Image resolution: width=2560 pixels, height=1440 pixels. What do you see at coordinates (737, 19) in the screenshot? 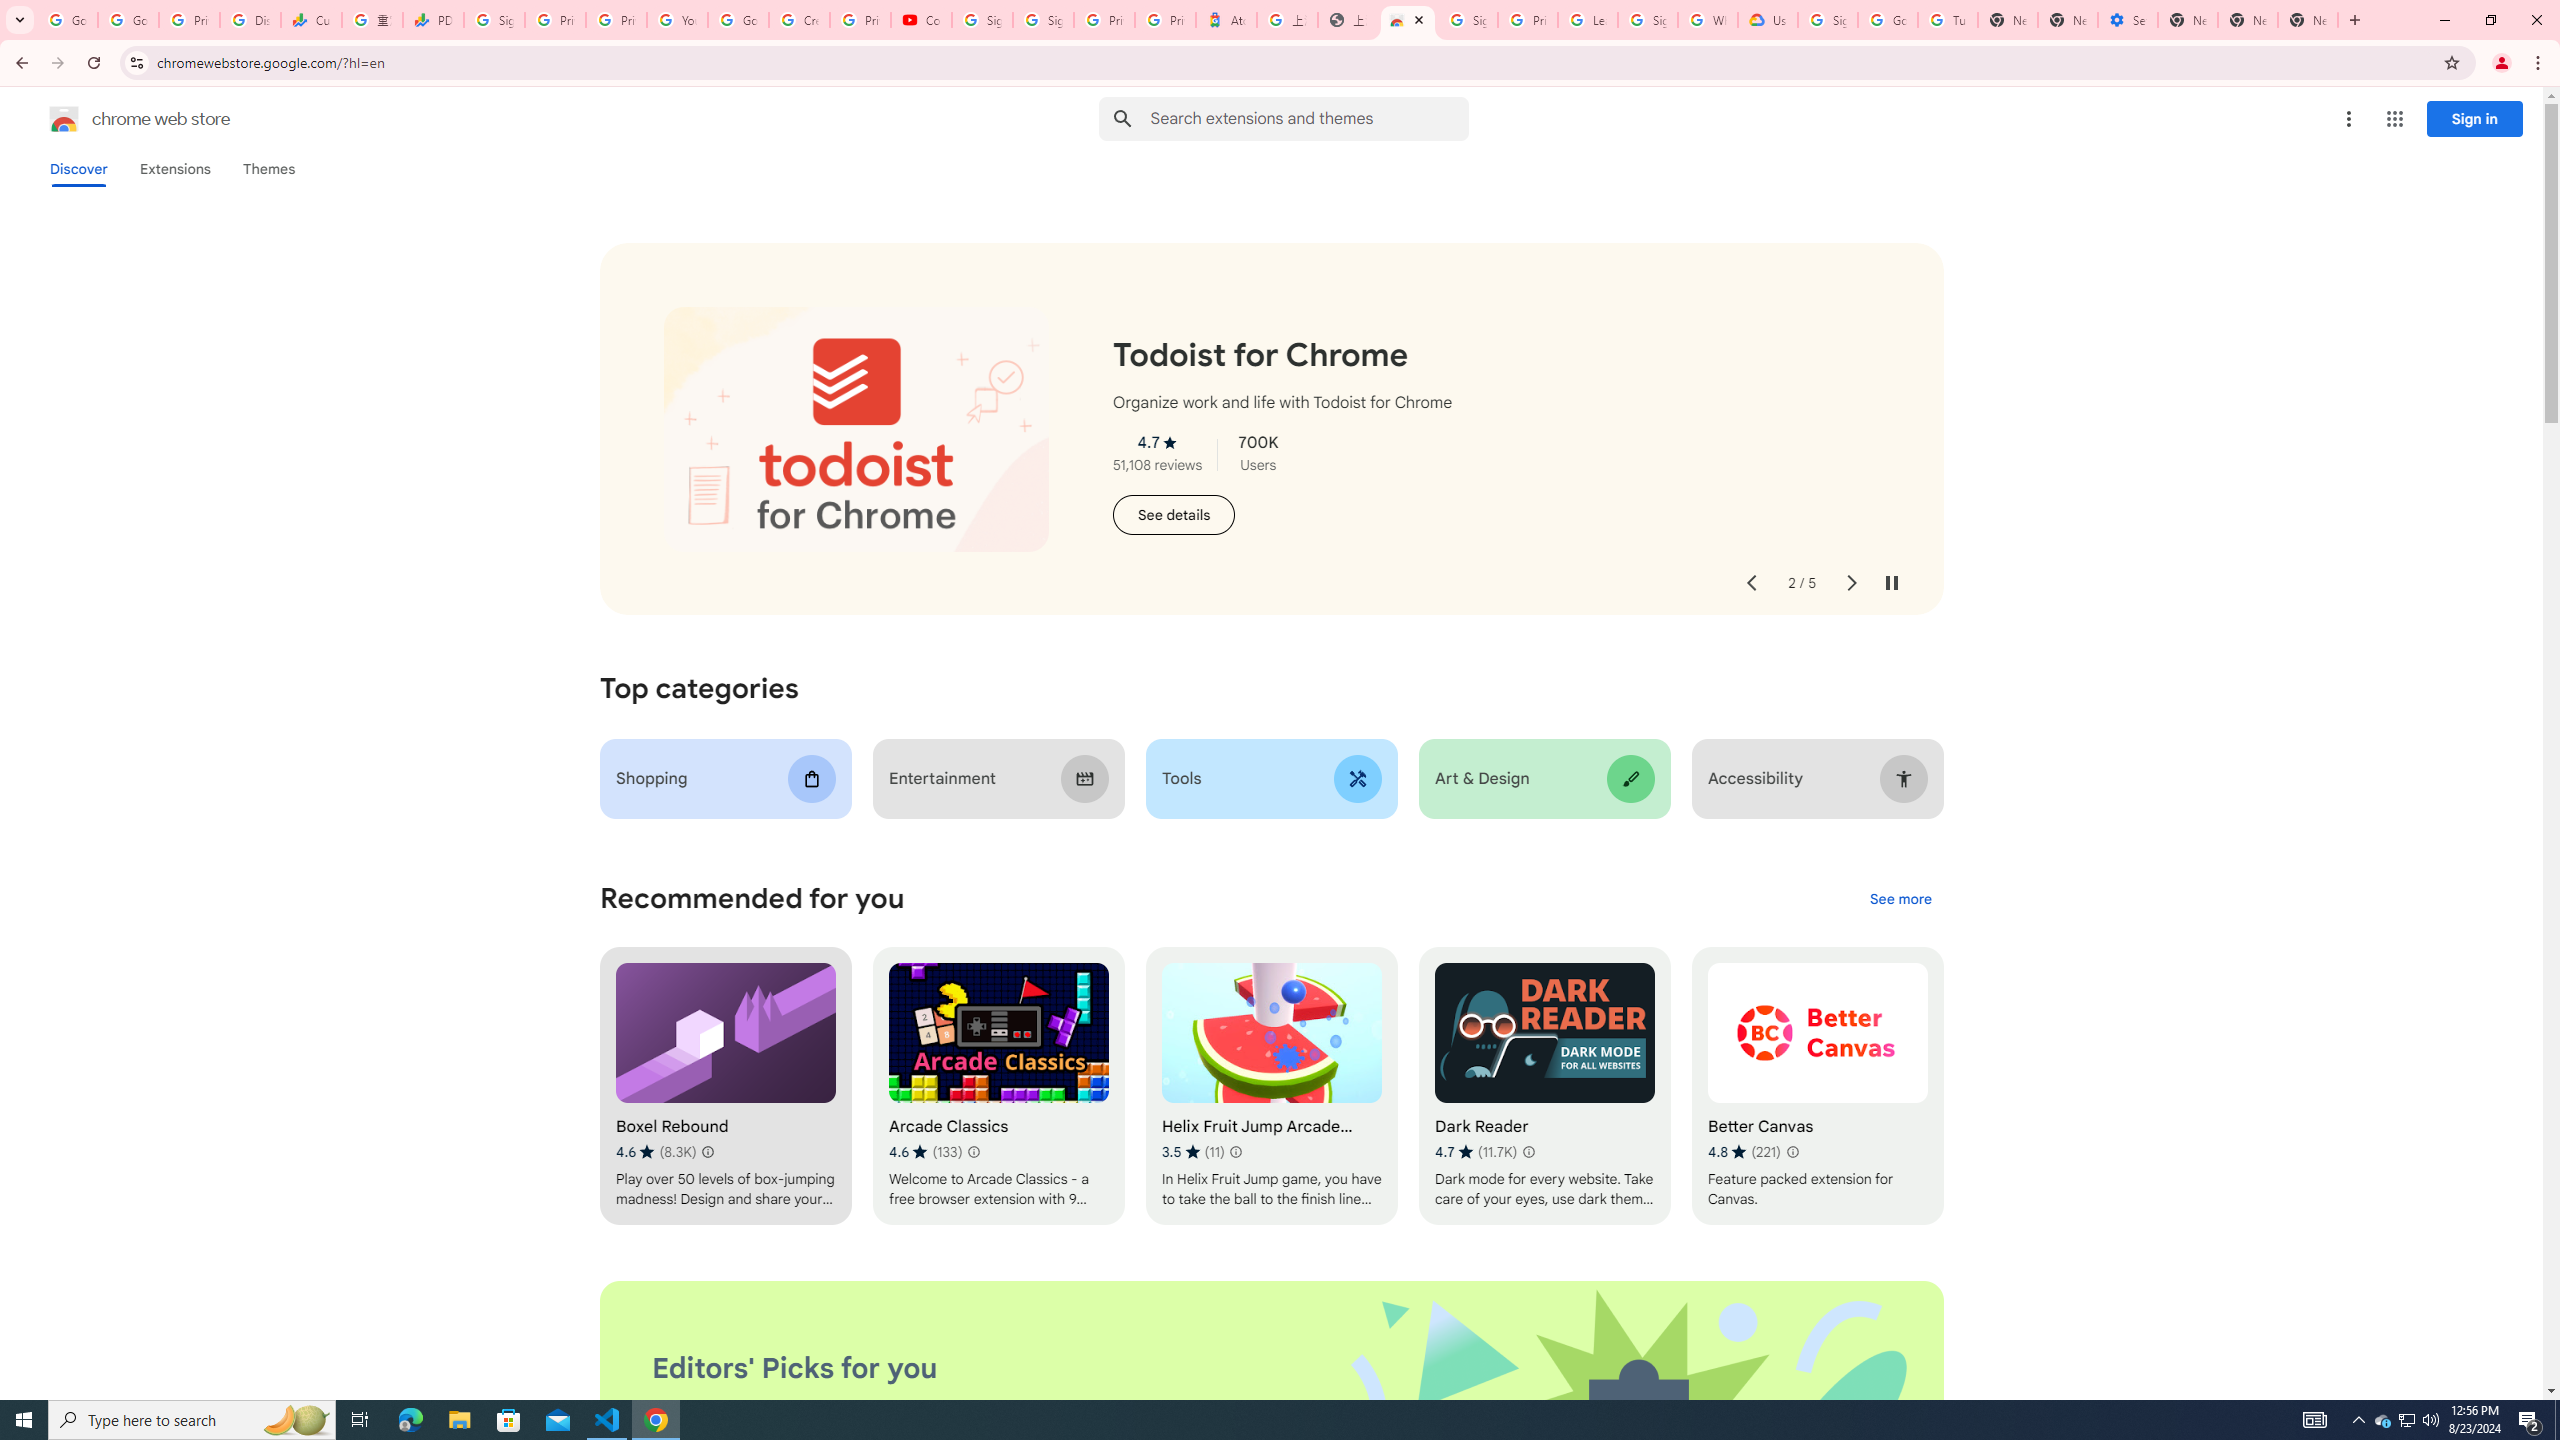
I see `'Google Account Help'` at bounding box center [737, 19].